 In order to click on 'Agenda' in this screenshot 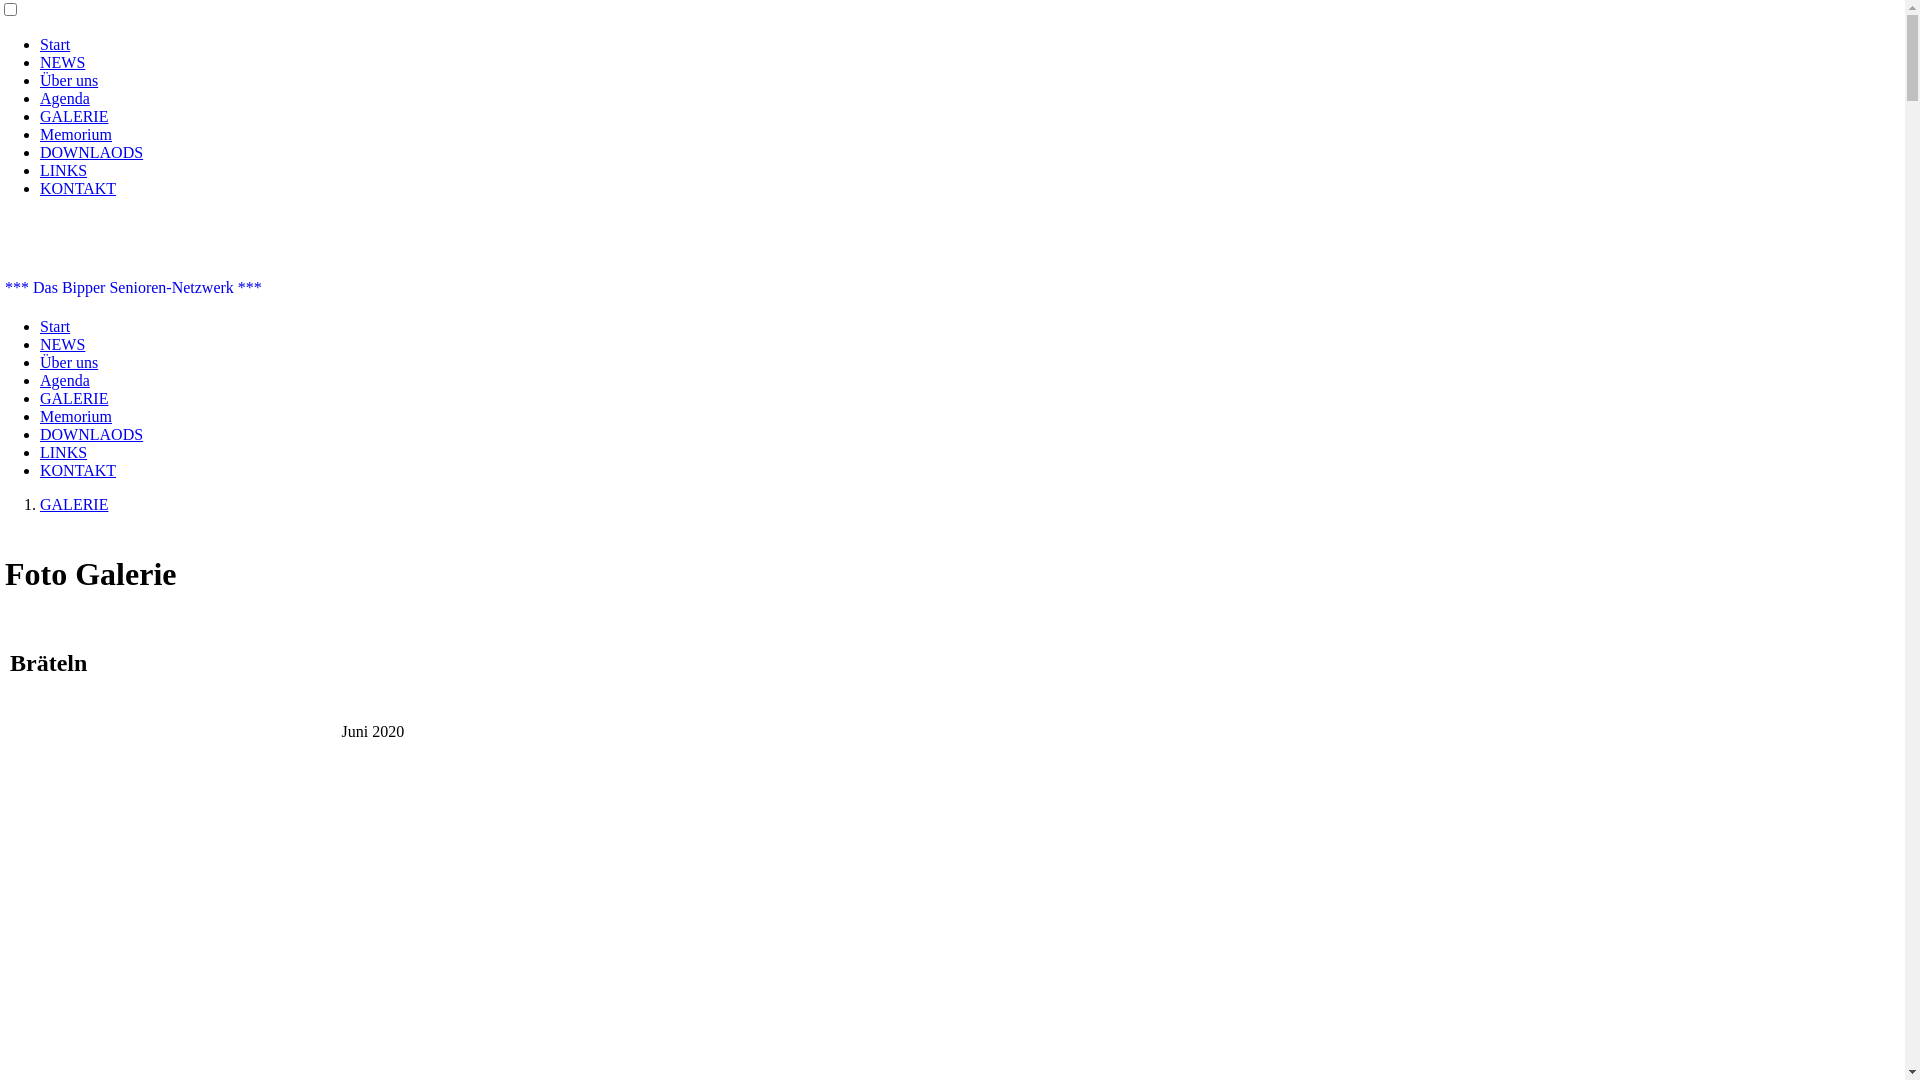, I will do `click(39, 380)`.